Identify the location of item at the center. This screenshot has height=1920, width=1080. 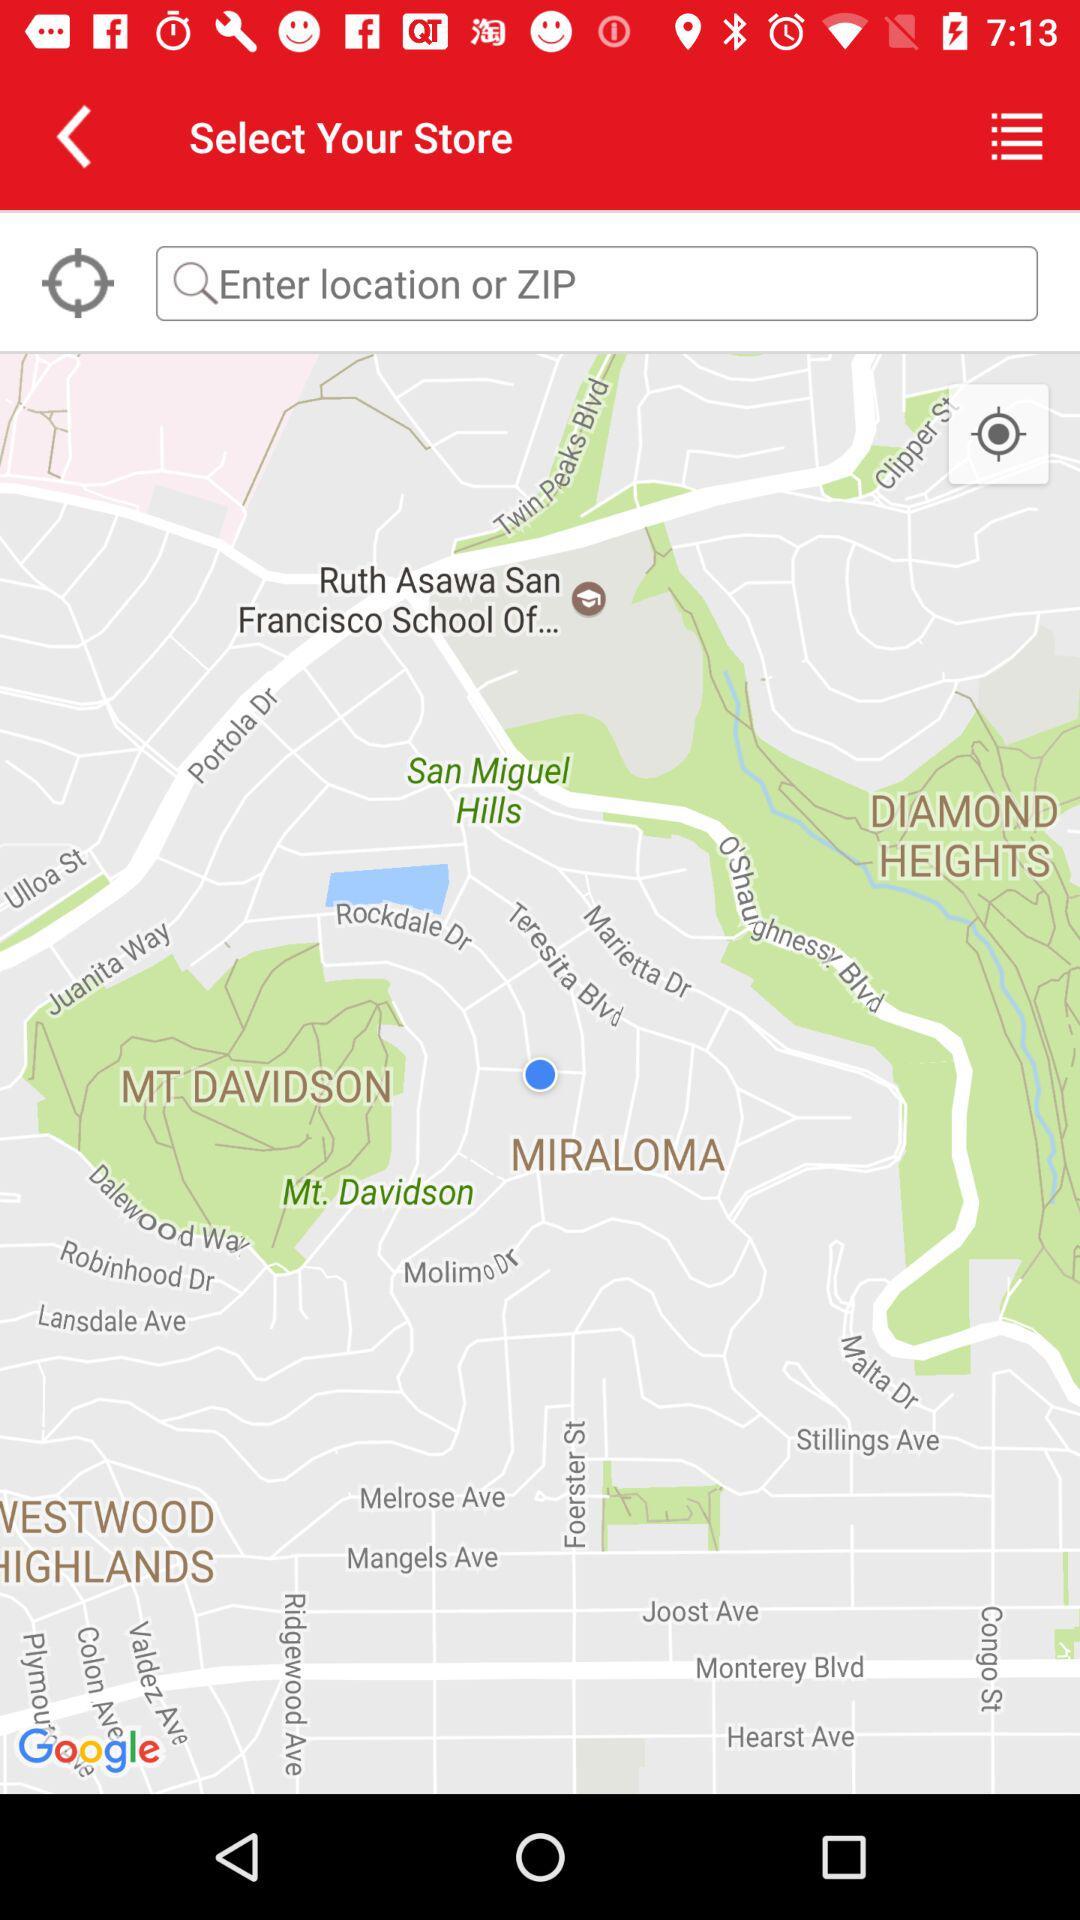
(540, 1073).